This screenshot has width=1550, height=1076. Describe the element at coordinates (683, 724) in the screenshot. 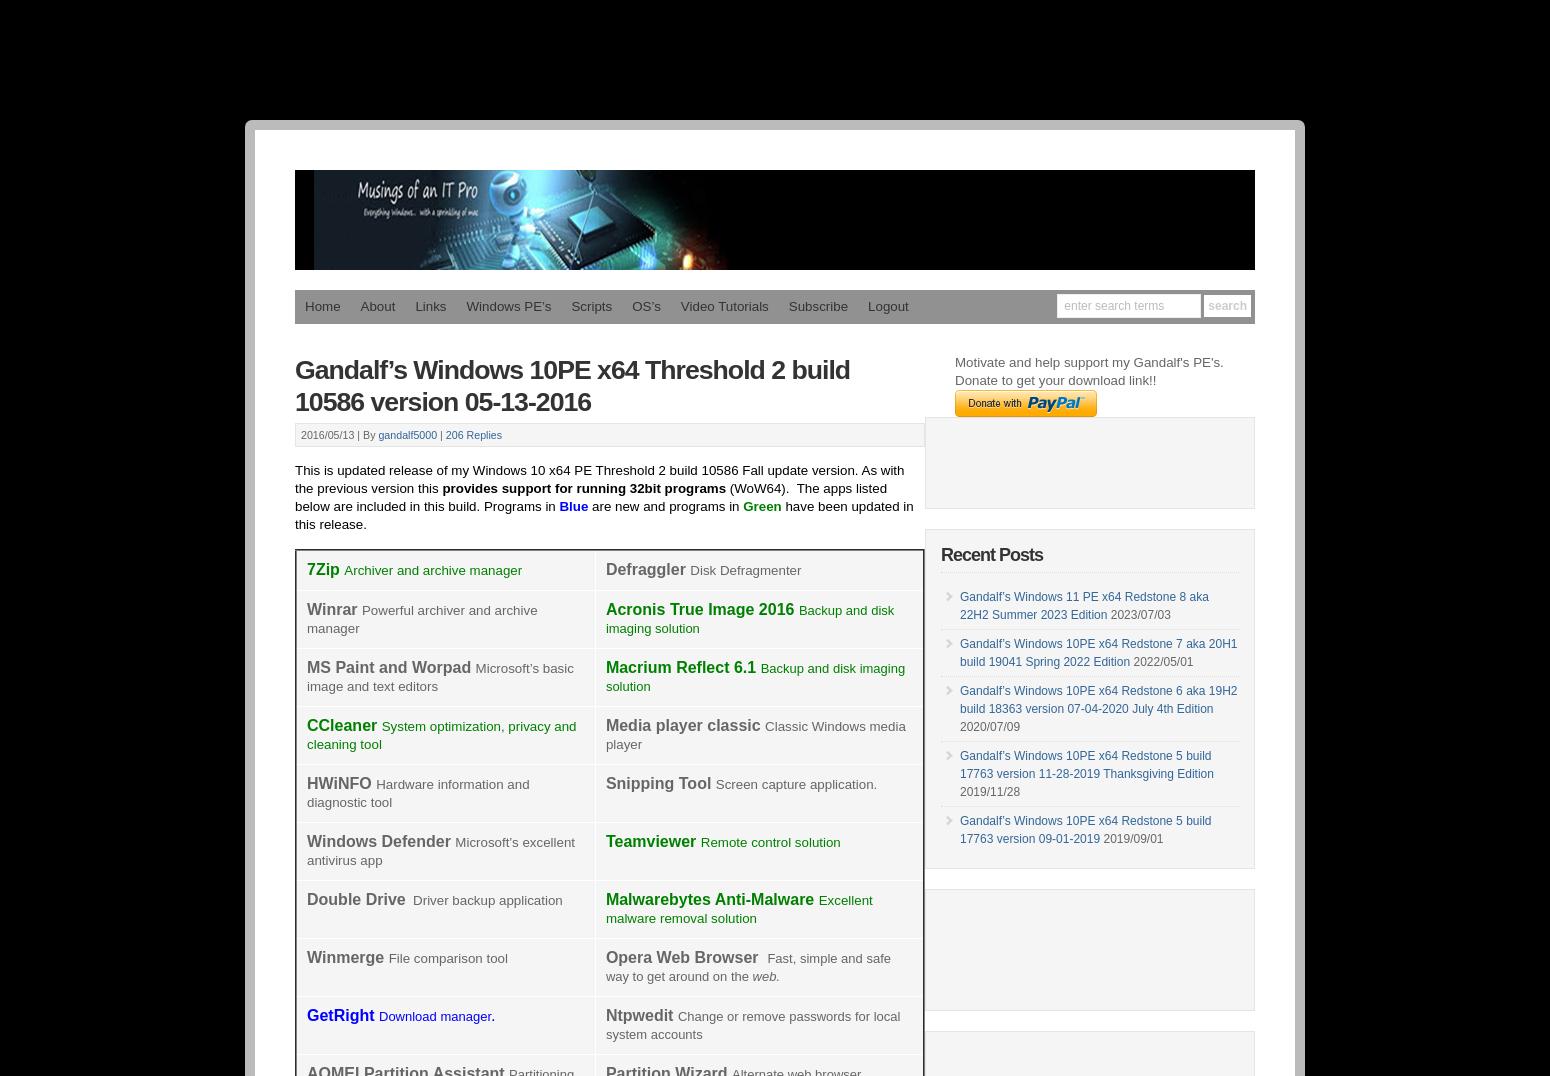

I see `'Media player classic'` at that location.